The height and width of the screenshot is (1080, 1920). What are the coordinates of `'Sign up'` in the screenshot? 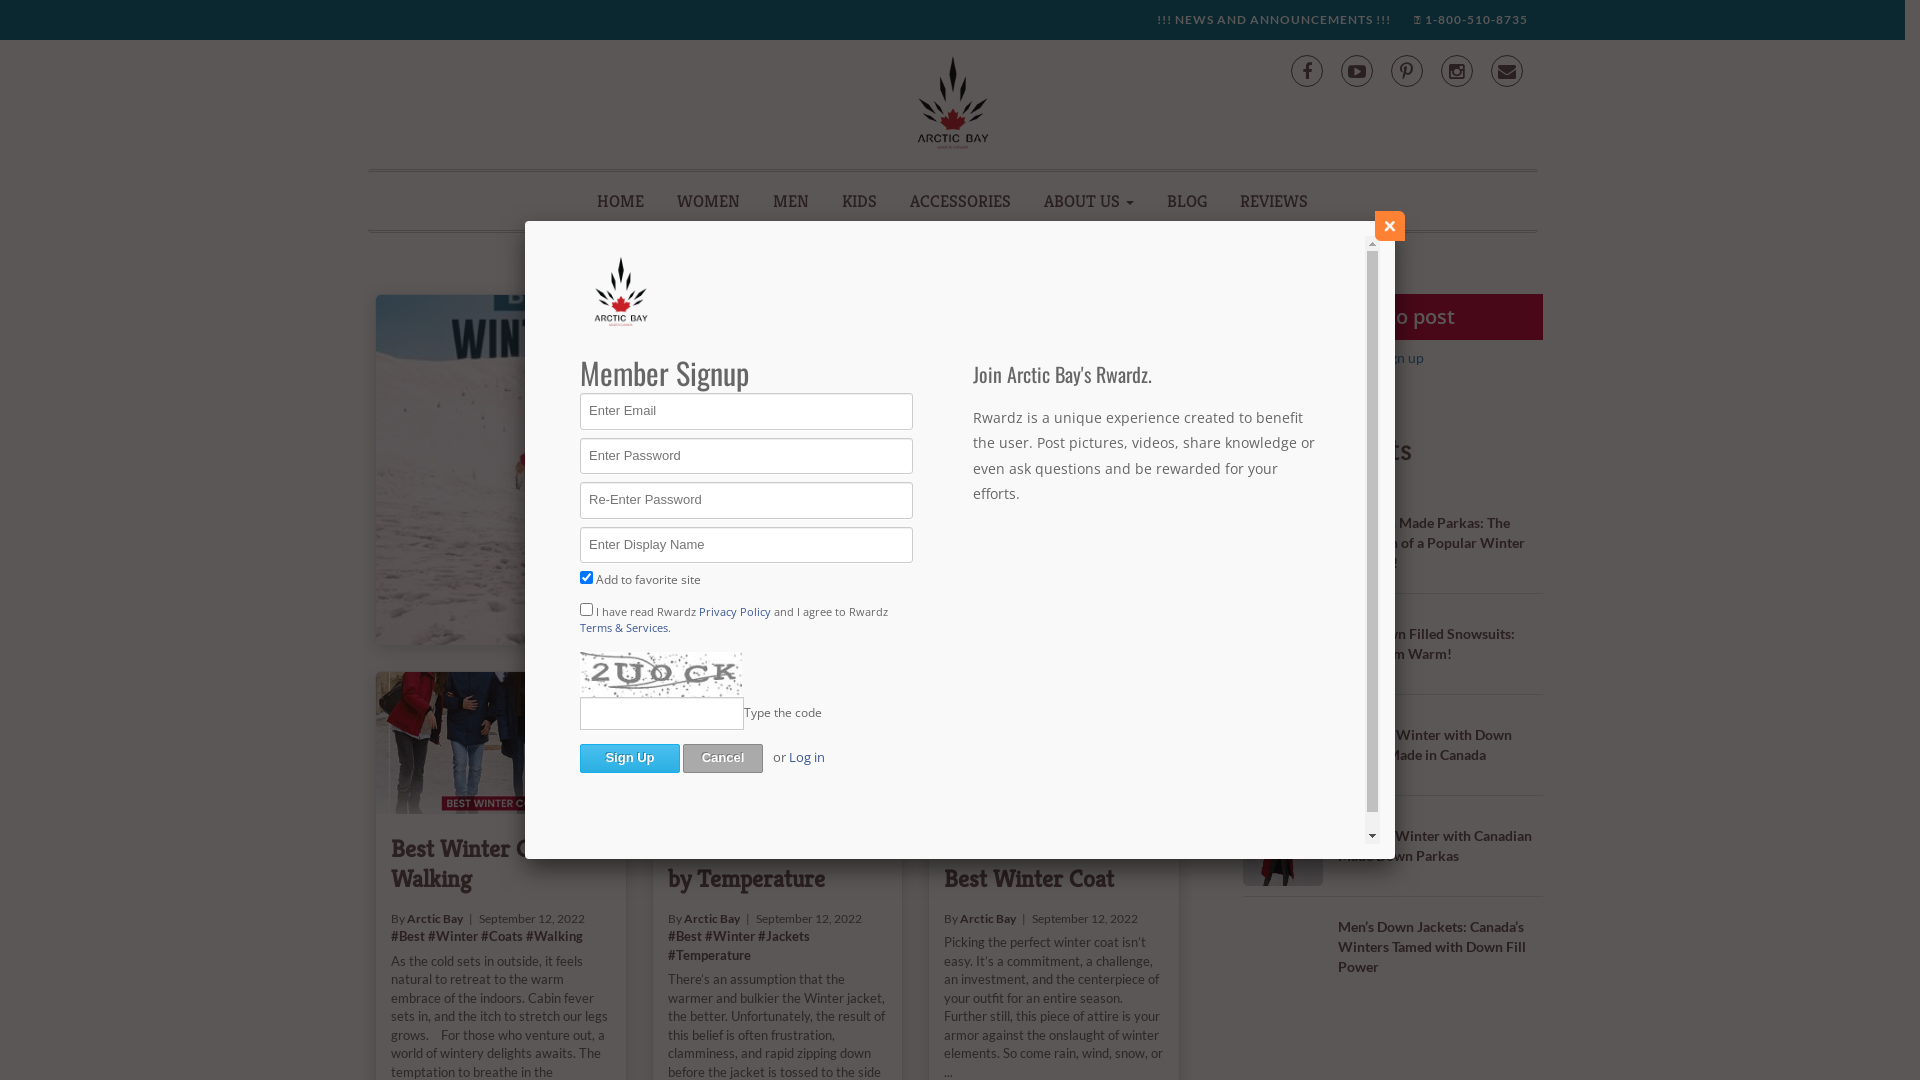 It's located at (1399, 356).